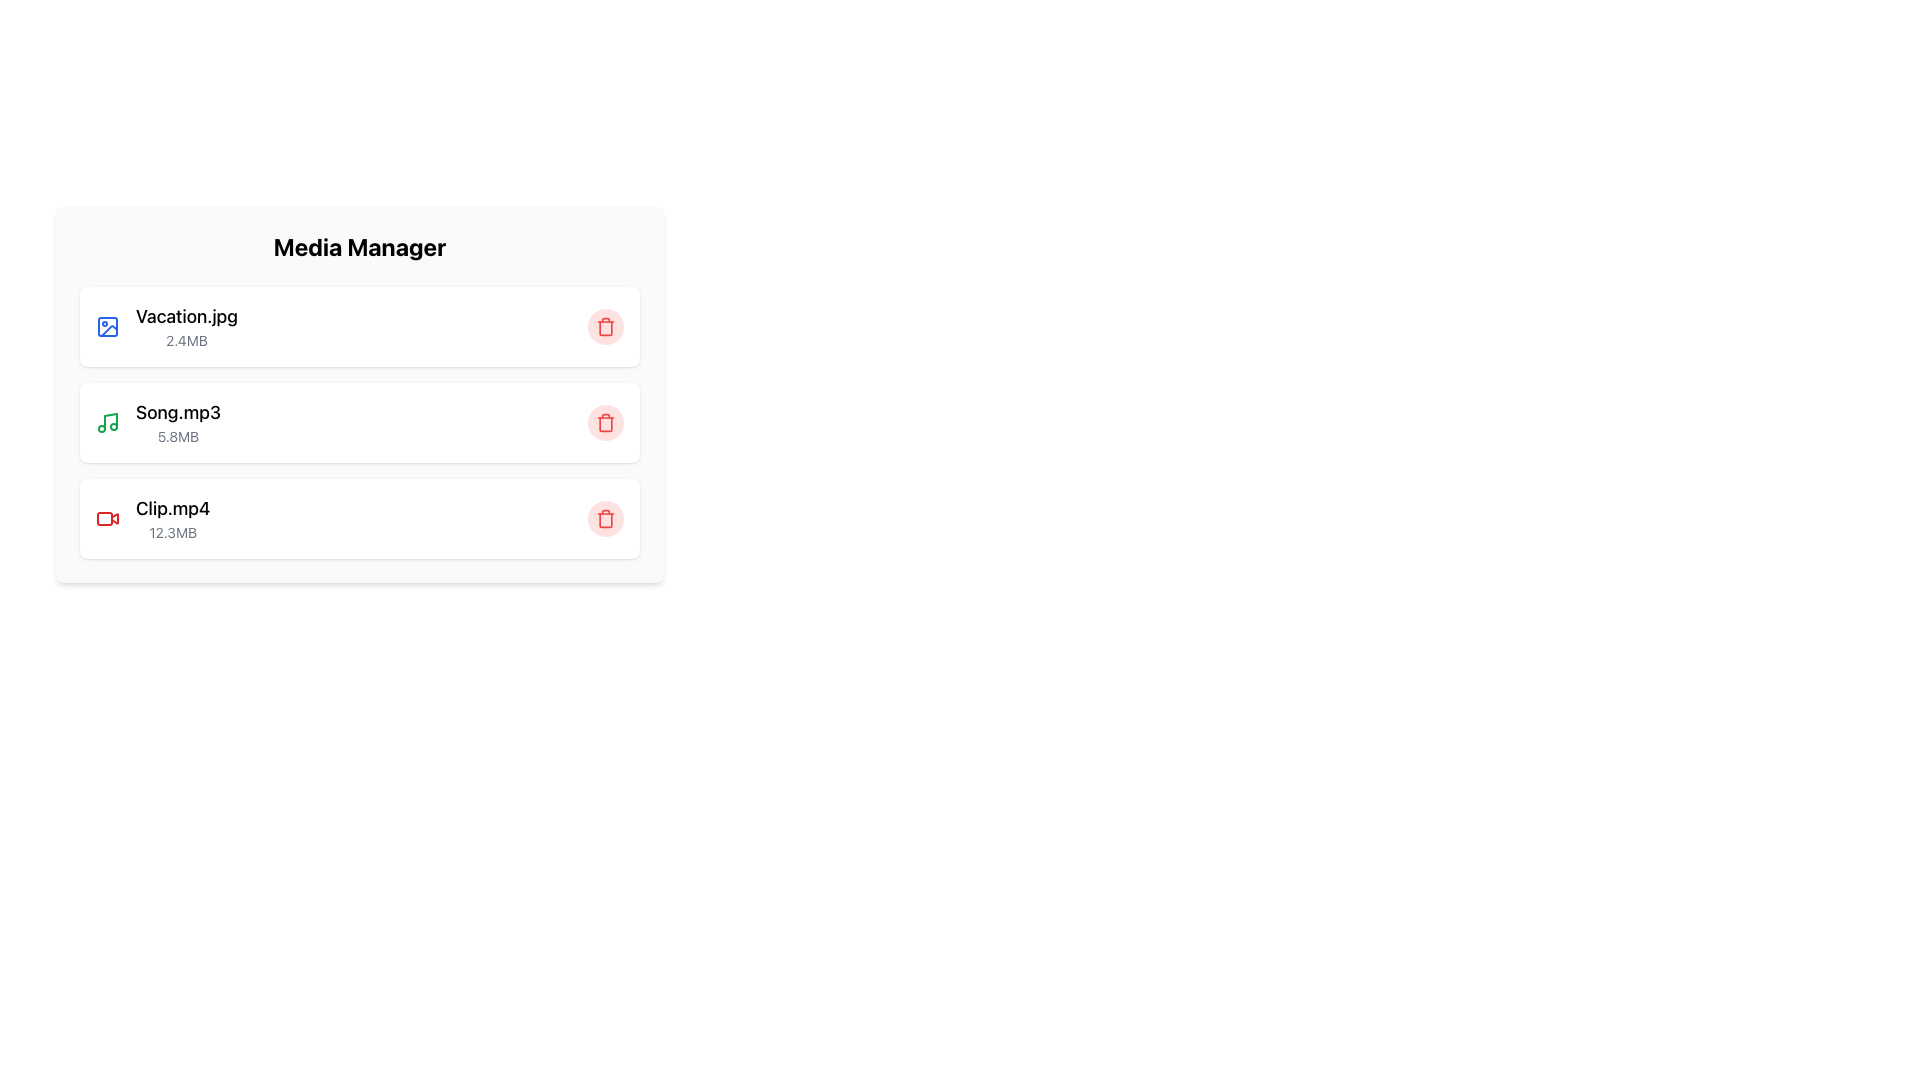 Image resolution: width=1920 pixels, height=1080 pixels. Describe the element at coordinates (178, 422) in the screenshot. I see `to select the second list entry in the Media Manager, which displays the name and size of a media file` at that location.